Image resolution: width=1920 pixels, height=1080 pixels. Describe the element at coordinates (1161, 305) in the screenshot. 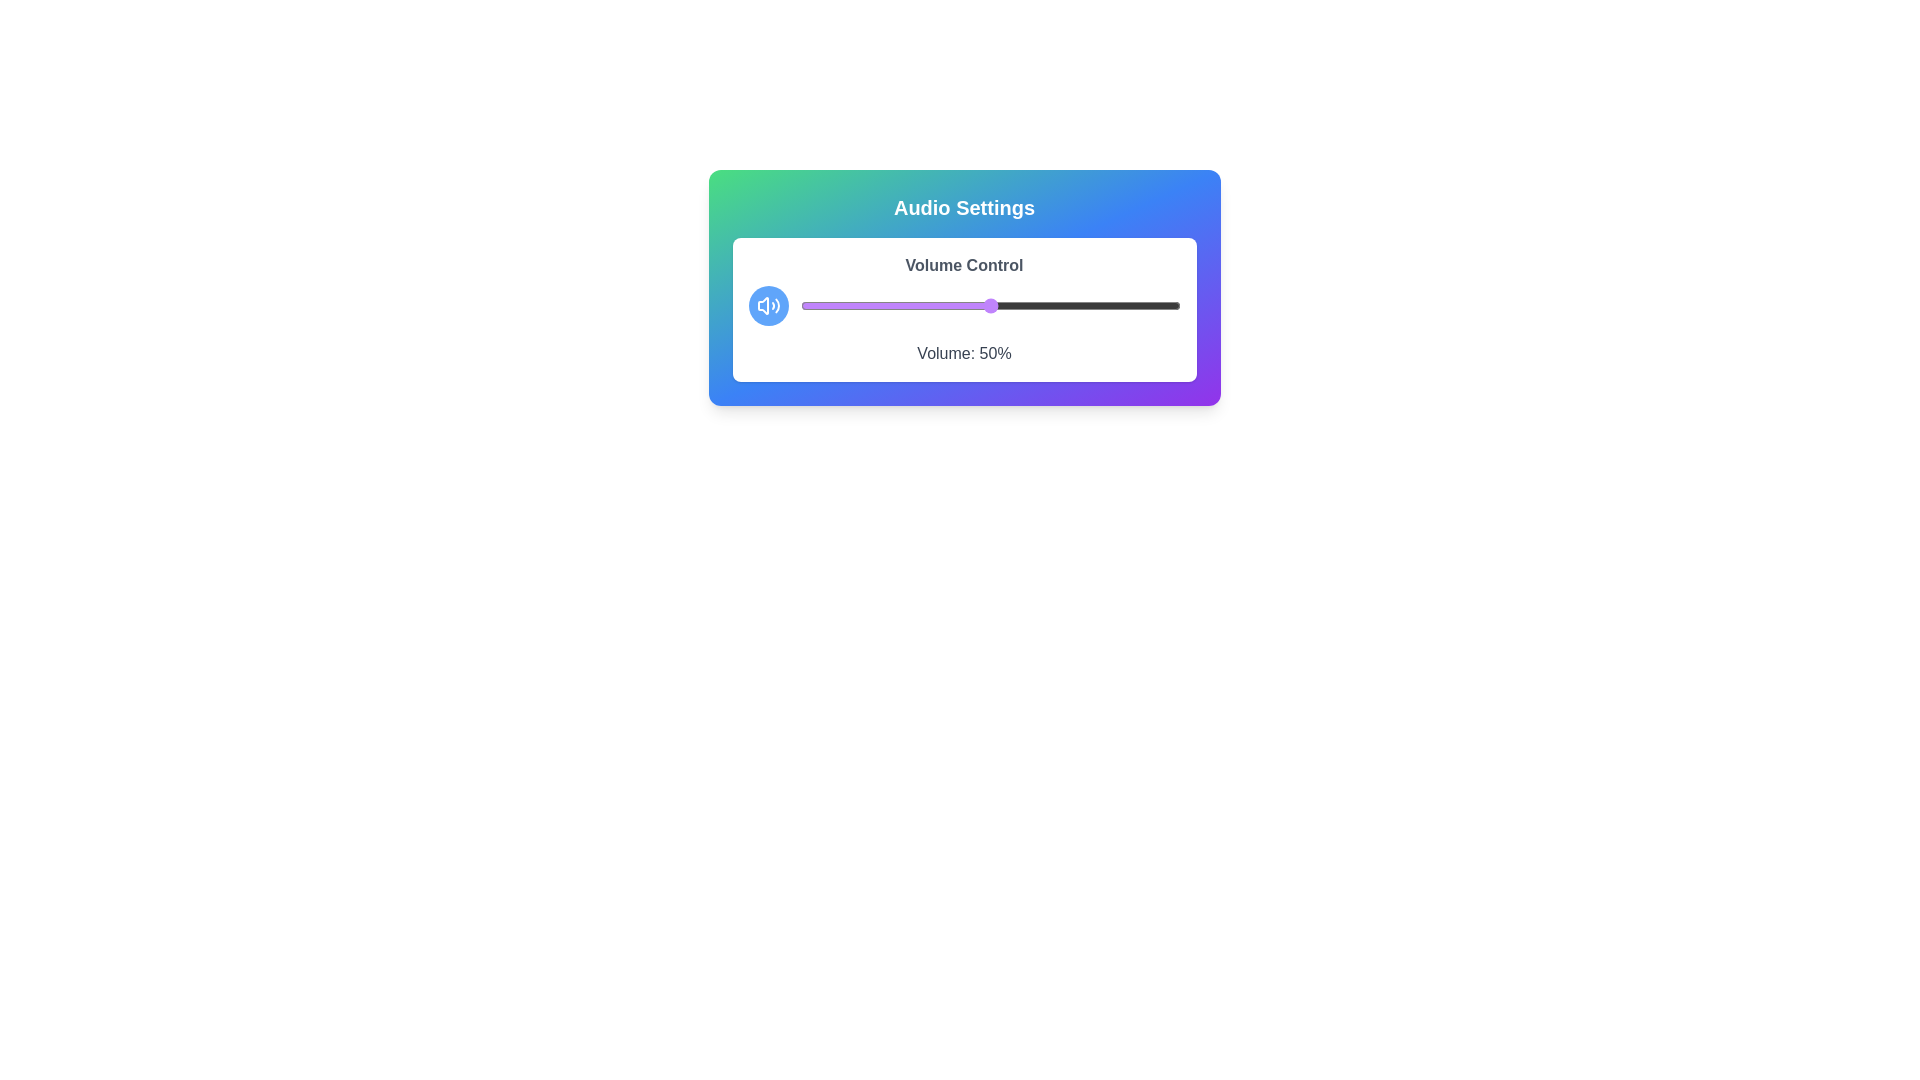

I see `volume slider` at that location.